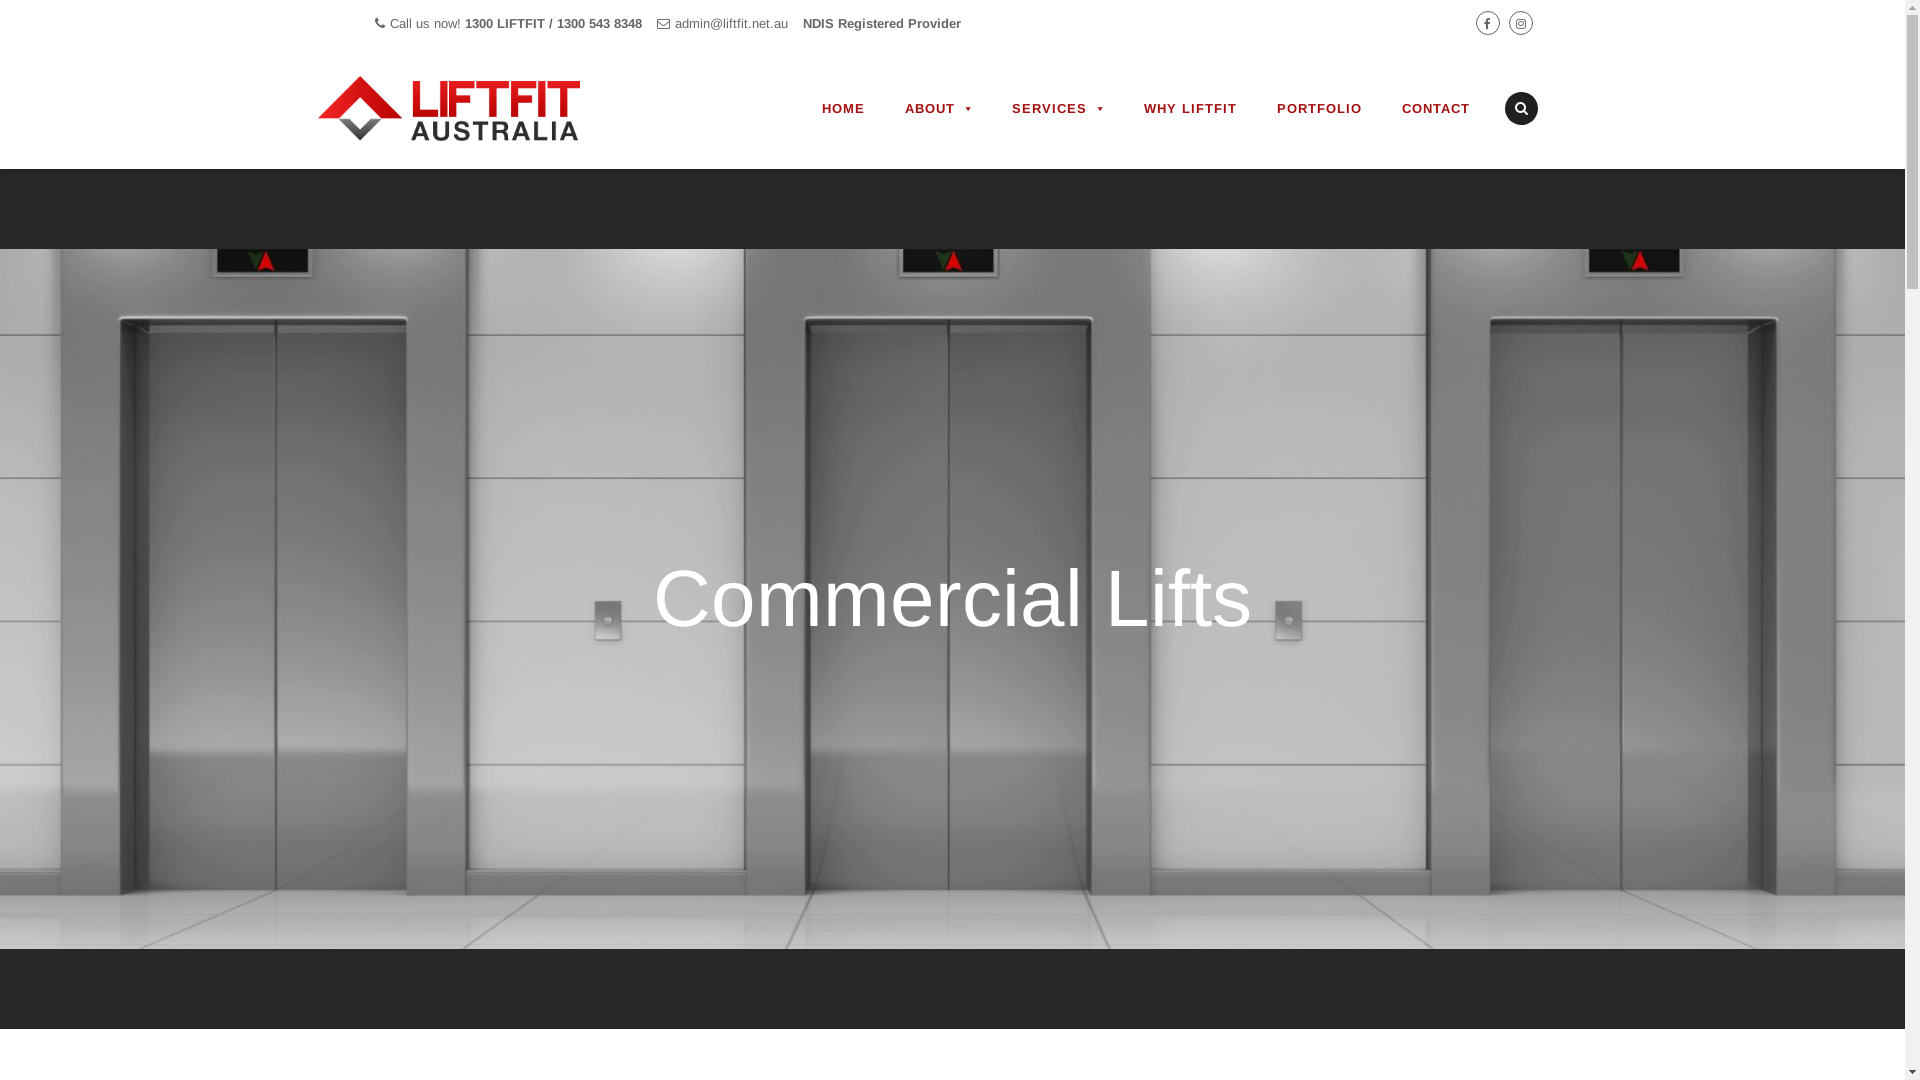 This screenshot has width=1920, height=1080. Describe the element at coordinates (673, 23) in the screenshot. I see `'admin@liftfit.net.au'` at that location.